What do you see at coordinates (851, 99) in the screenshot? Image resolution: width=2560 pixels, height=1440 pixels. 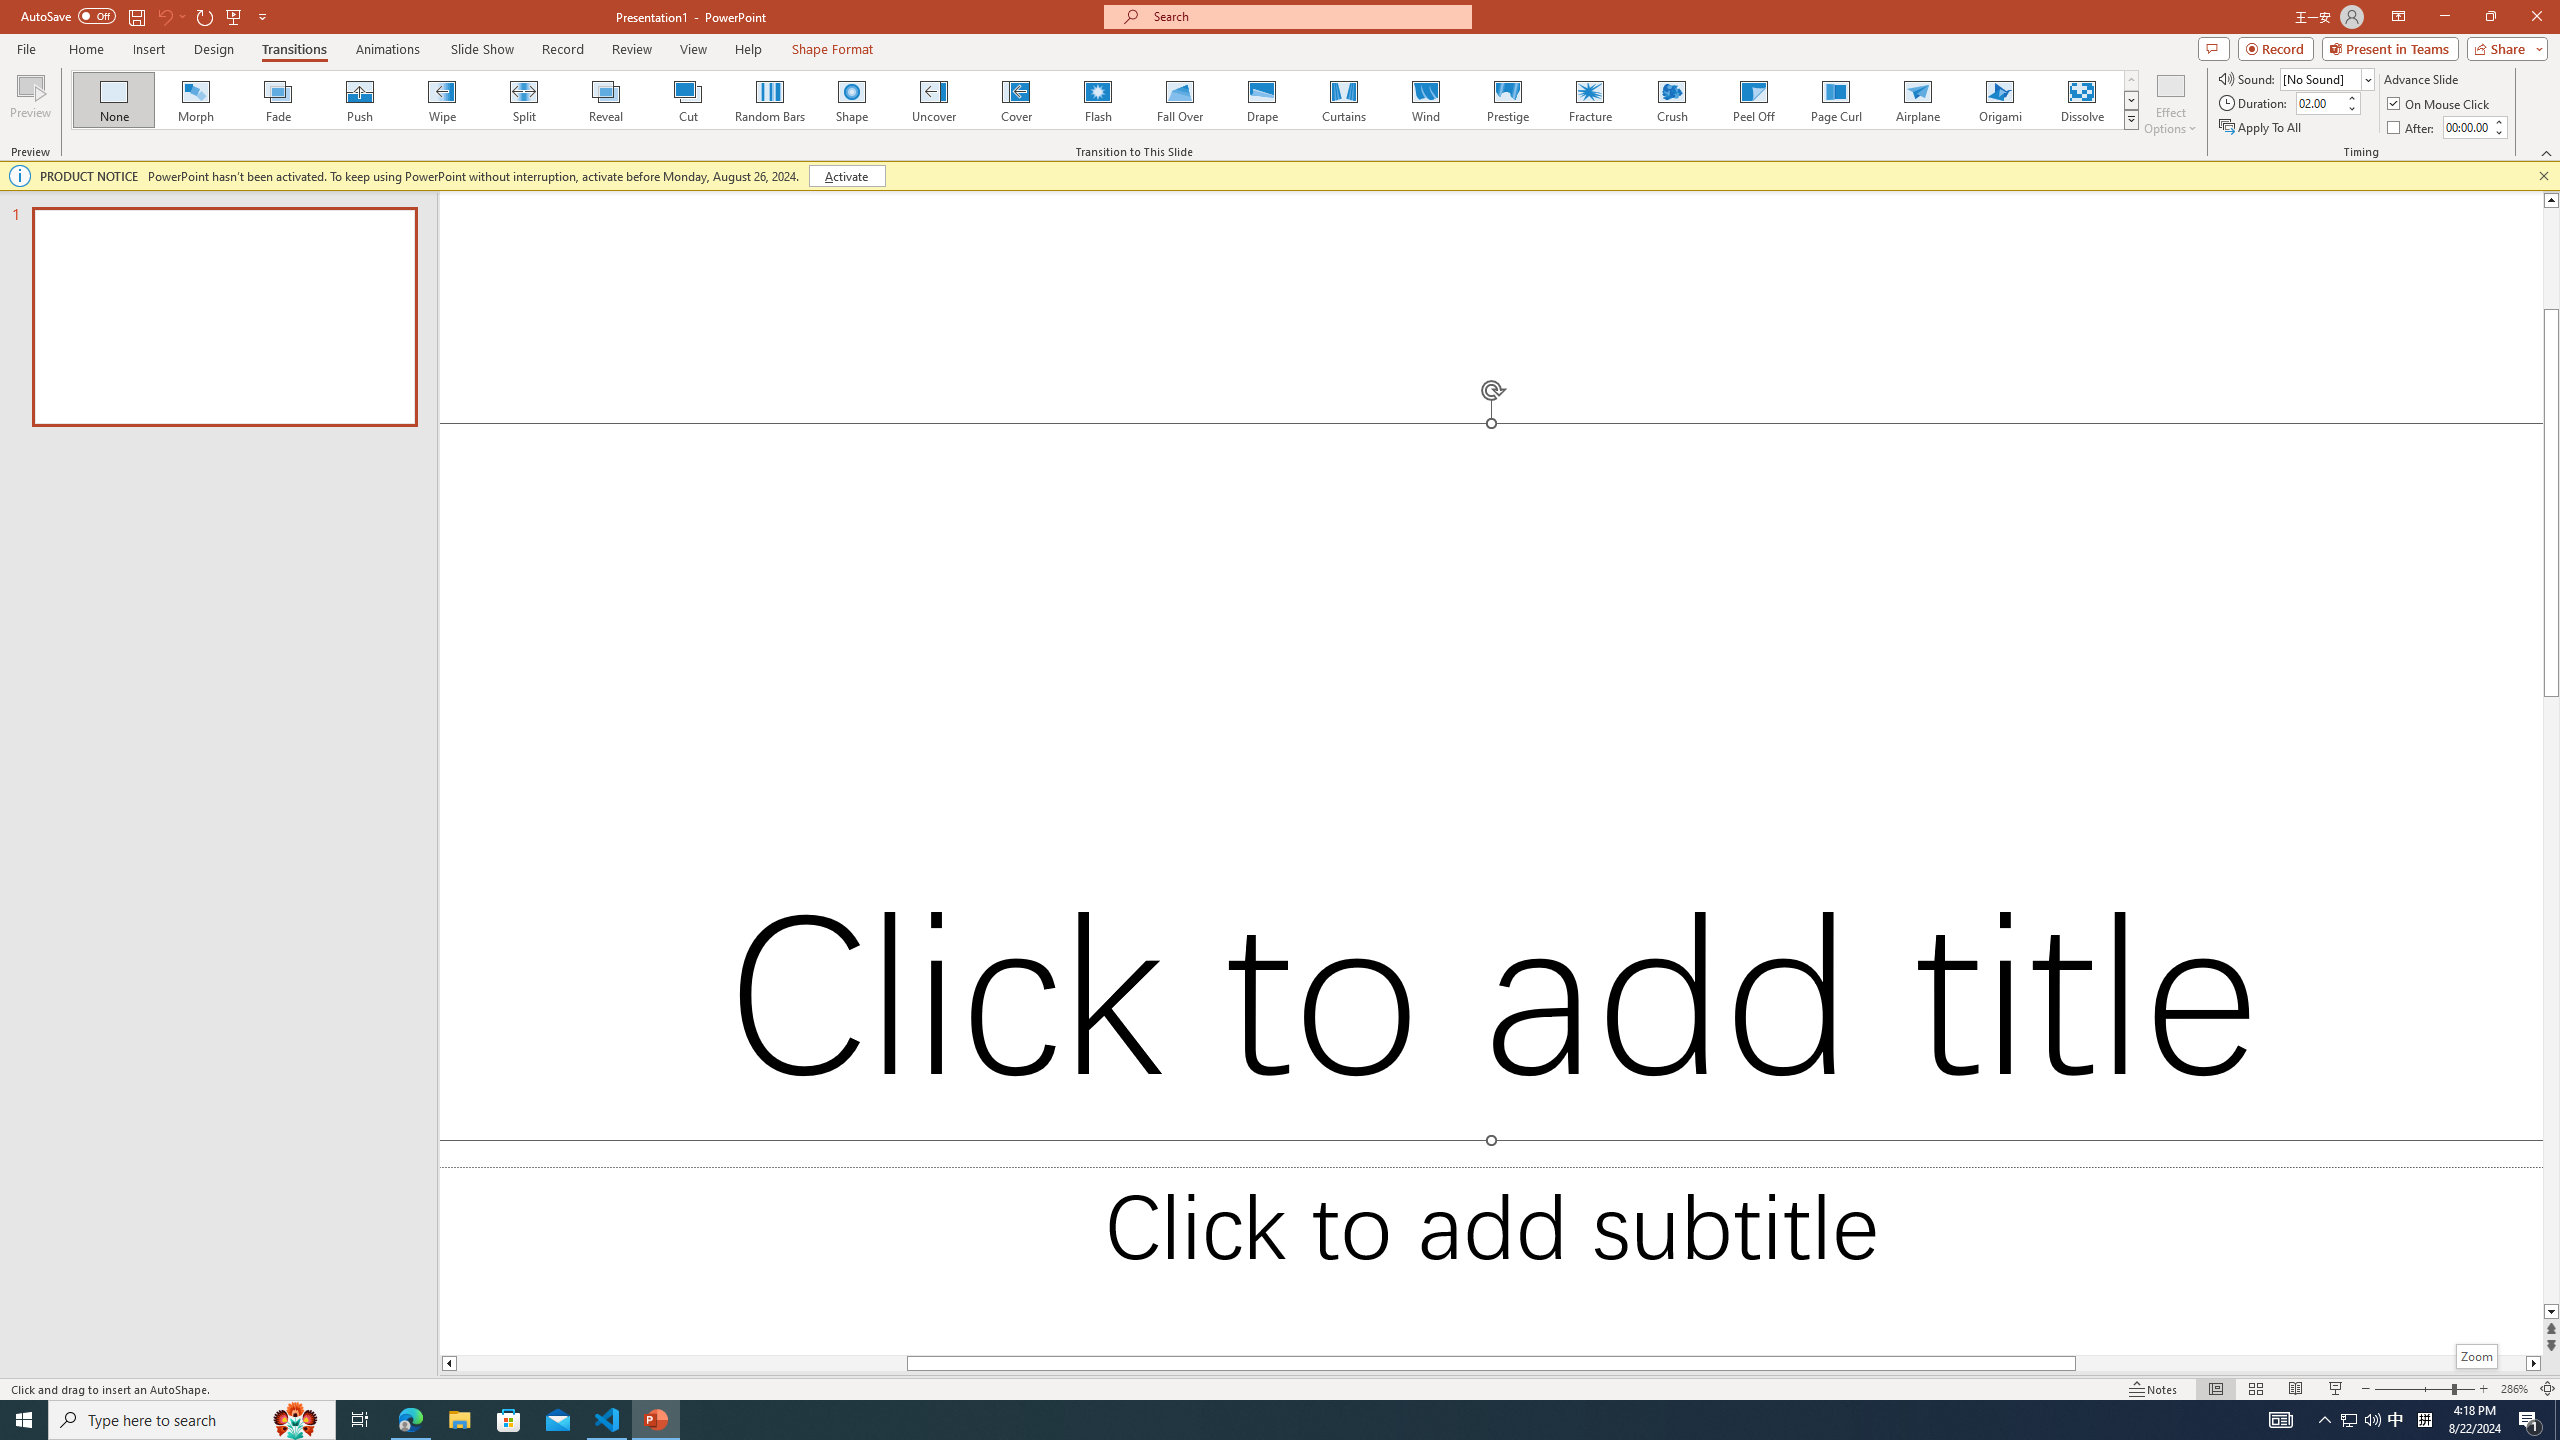 I see `'Shape'` at bounding box center [851, 99].